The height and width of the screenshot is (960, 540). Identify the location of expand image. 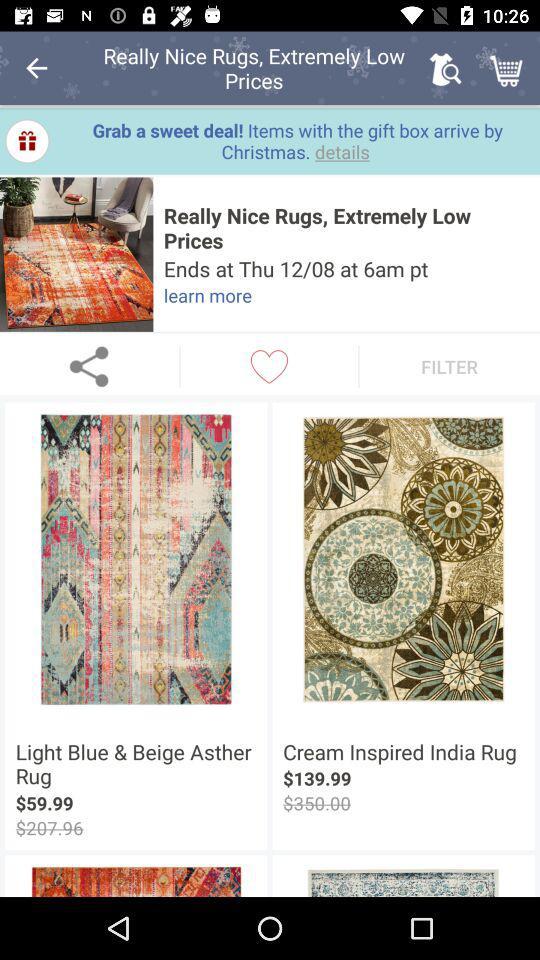
(75, 253).